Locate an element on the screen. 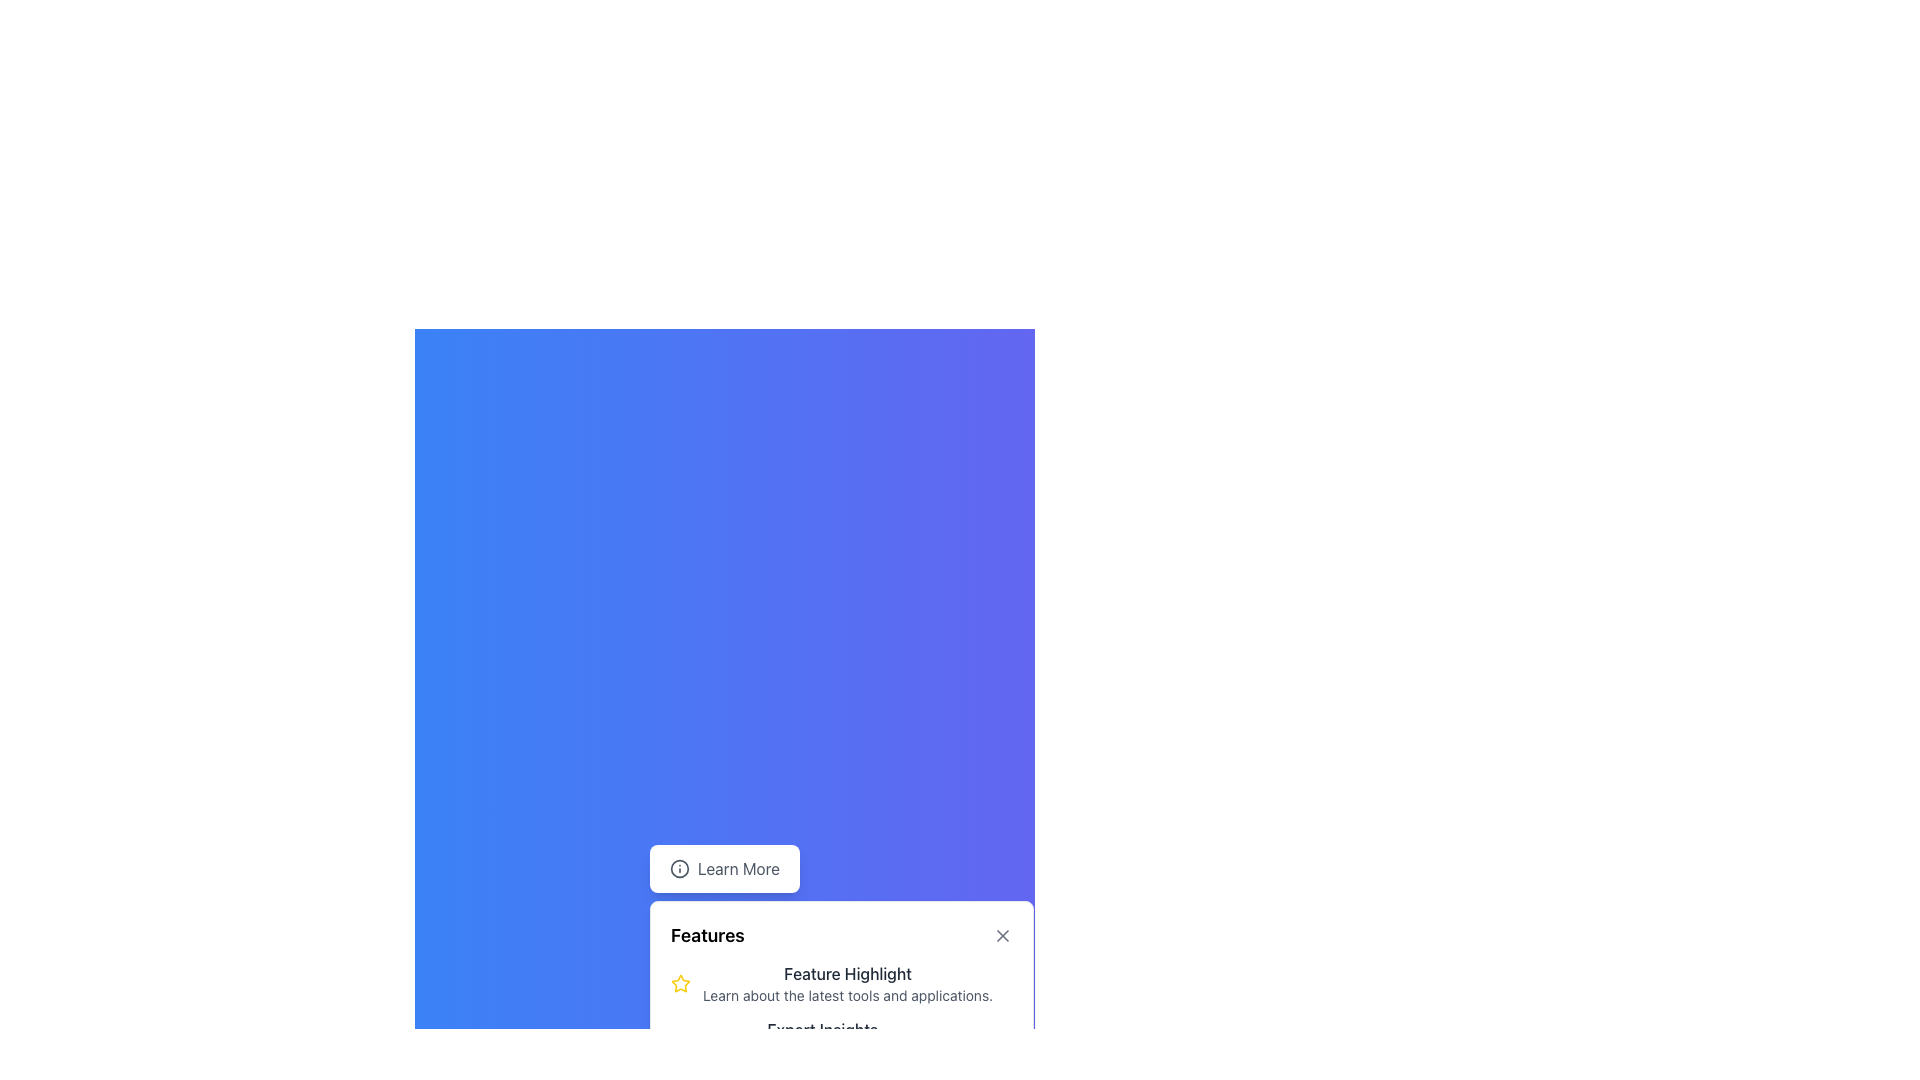 Image resolution: width=1920 pixels, height=1080 pixels. the text label that reads 'Learn about the latest tools and applications.' located below the 'Feature Highlight' title in the bottom right section of the interface is located at coordinates (848, 995).